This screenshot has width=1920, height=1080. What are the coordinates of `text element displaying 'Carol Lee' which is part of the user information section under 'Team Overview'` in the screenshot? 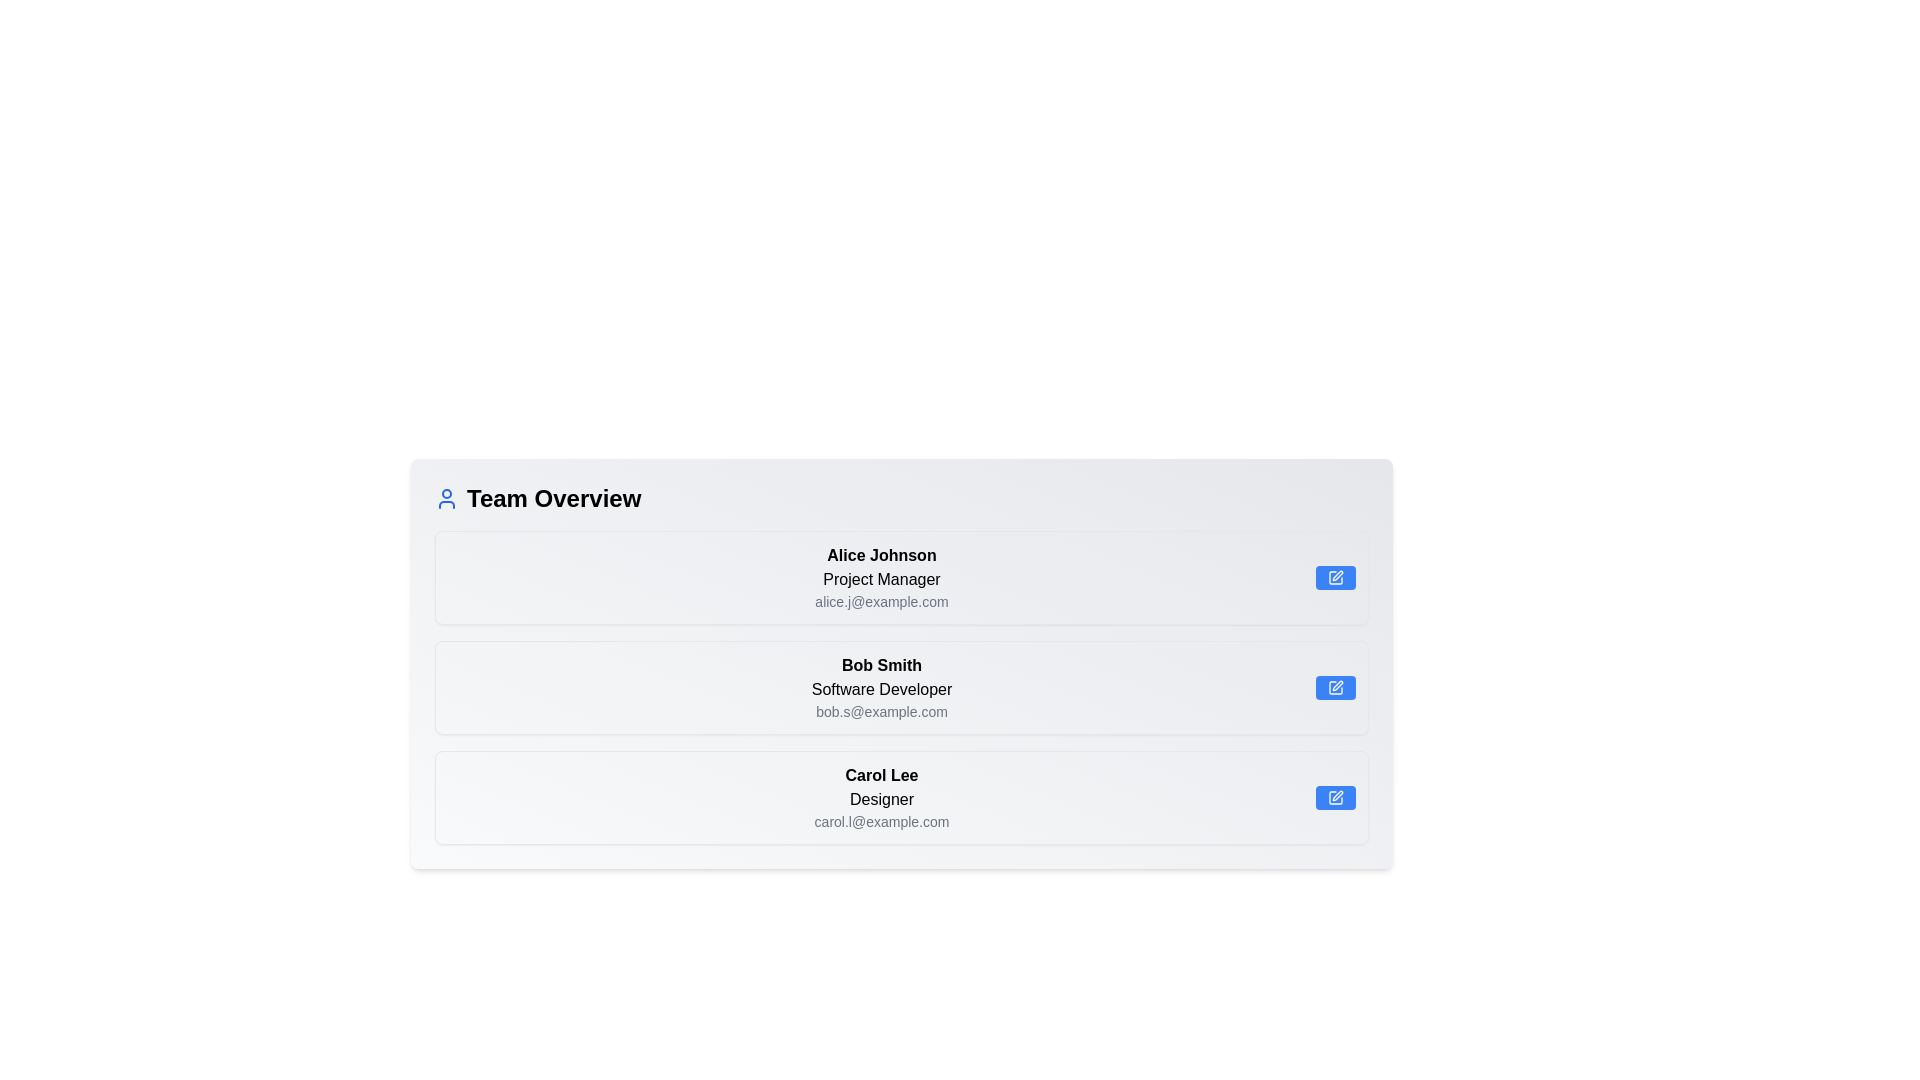 It's located at (881, 774).